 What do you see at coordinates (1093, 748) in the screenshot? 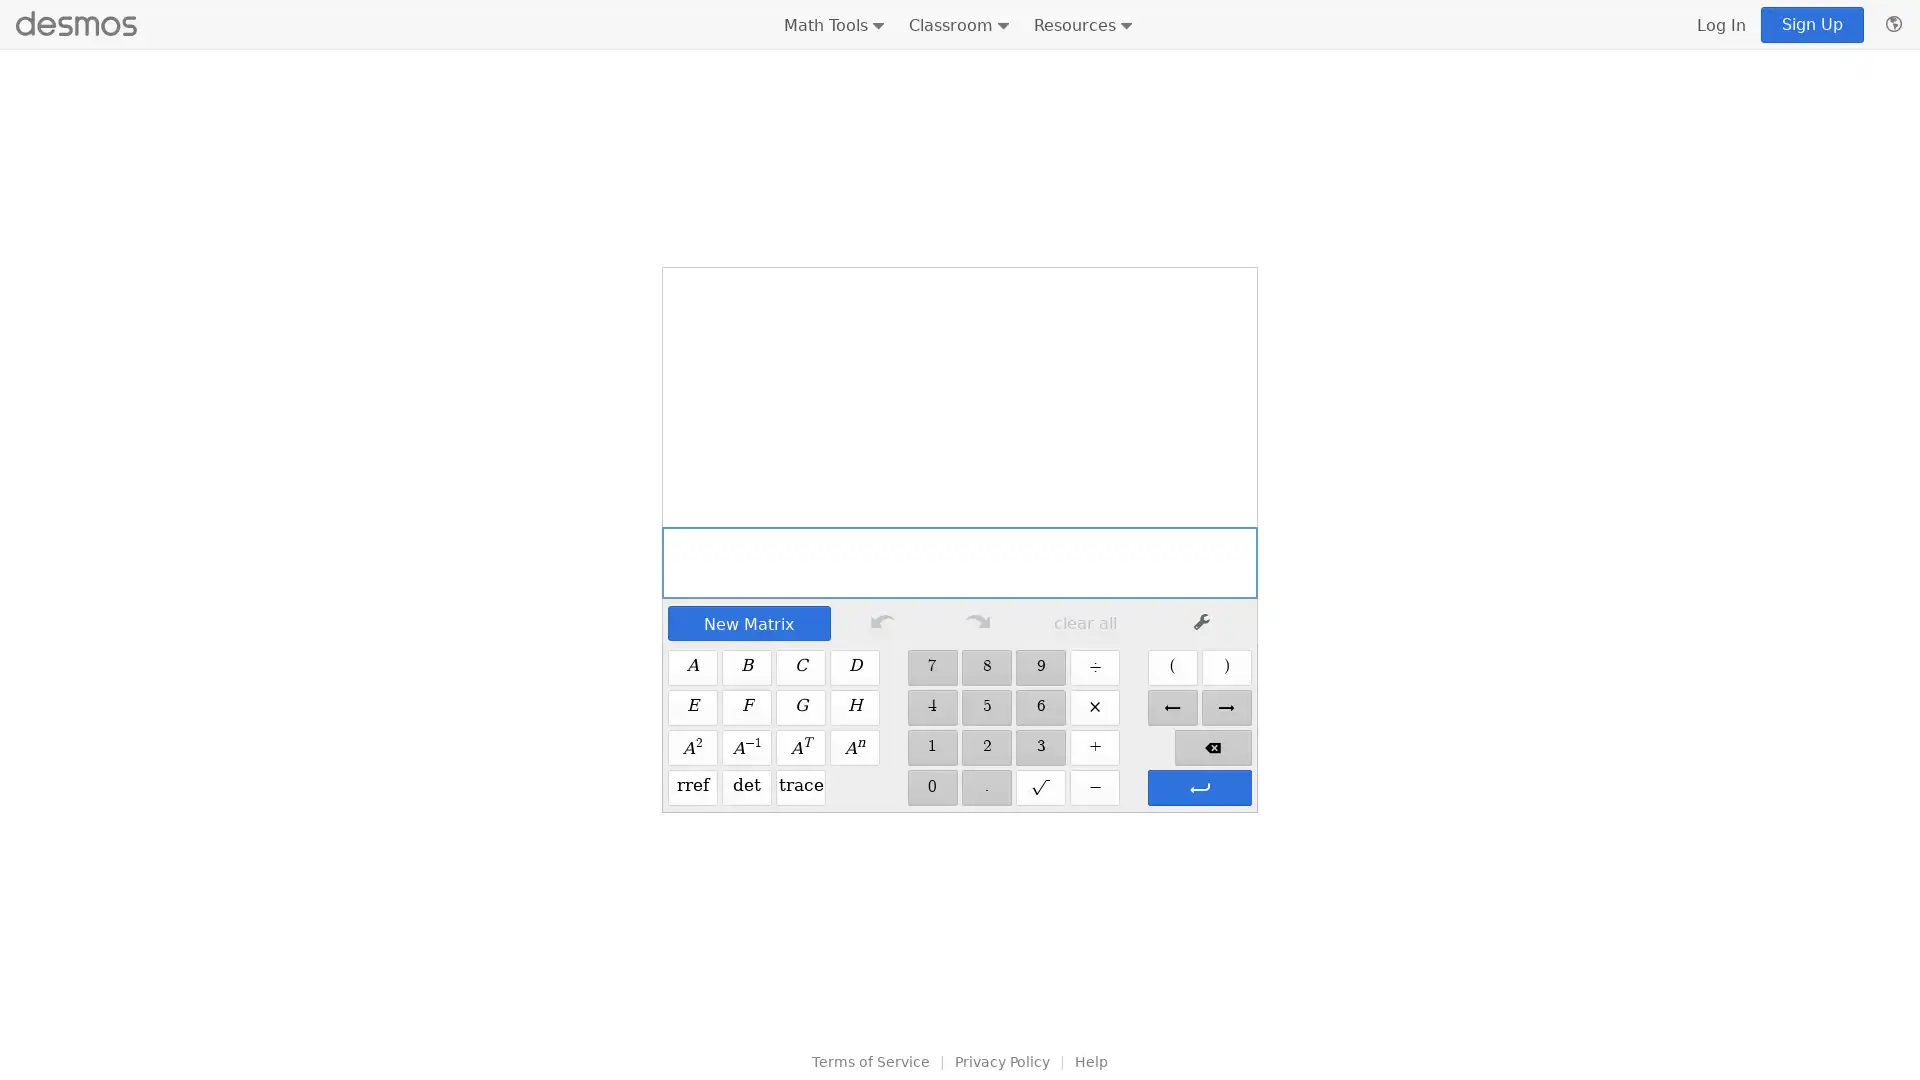
I see `Plus` at bounding box center [1093, 748].